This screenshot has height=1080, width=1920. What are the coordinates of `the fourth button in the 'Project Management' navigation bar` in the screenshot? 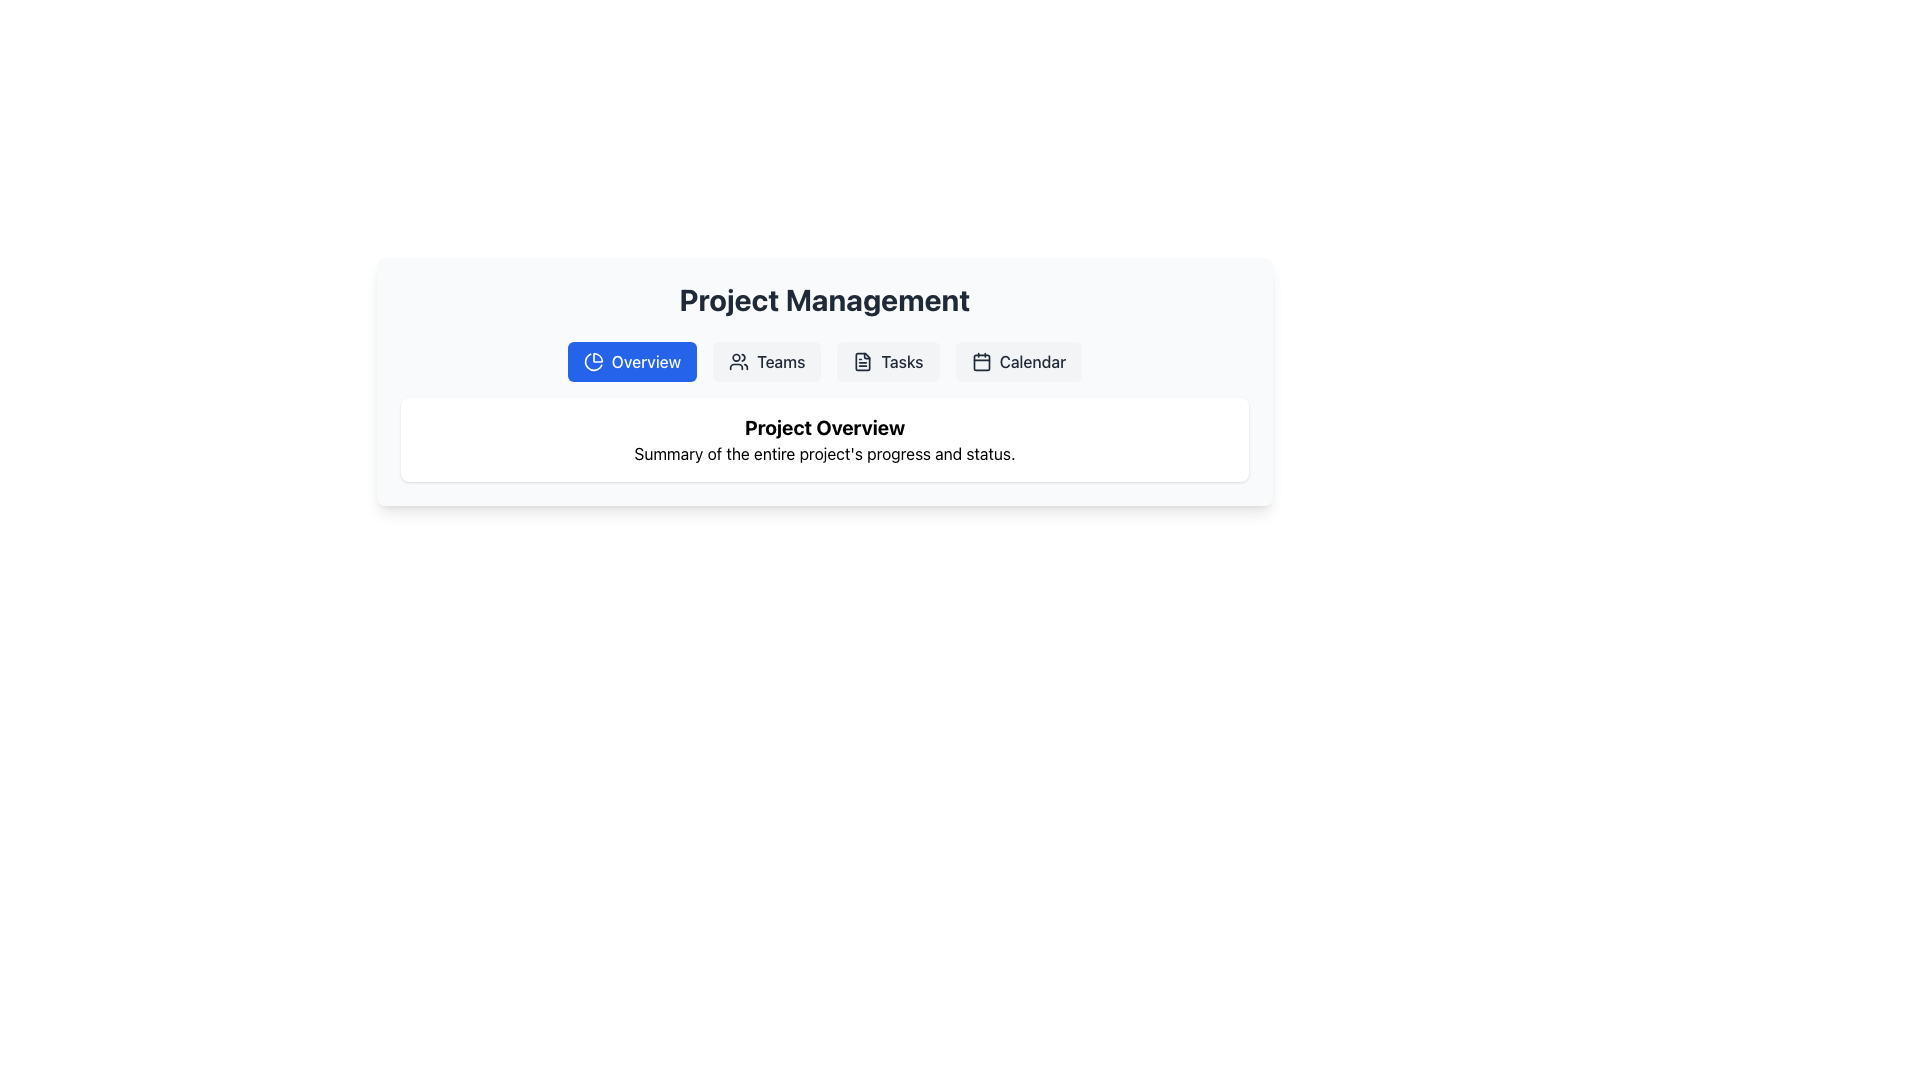 It's located at (1018, 362).